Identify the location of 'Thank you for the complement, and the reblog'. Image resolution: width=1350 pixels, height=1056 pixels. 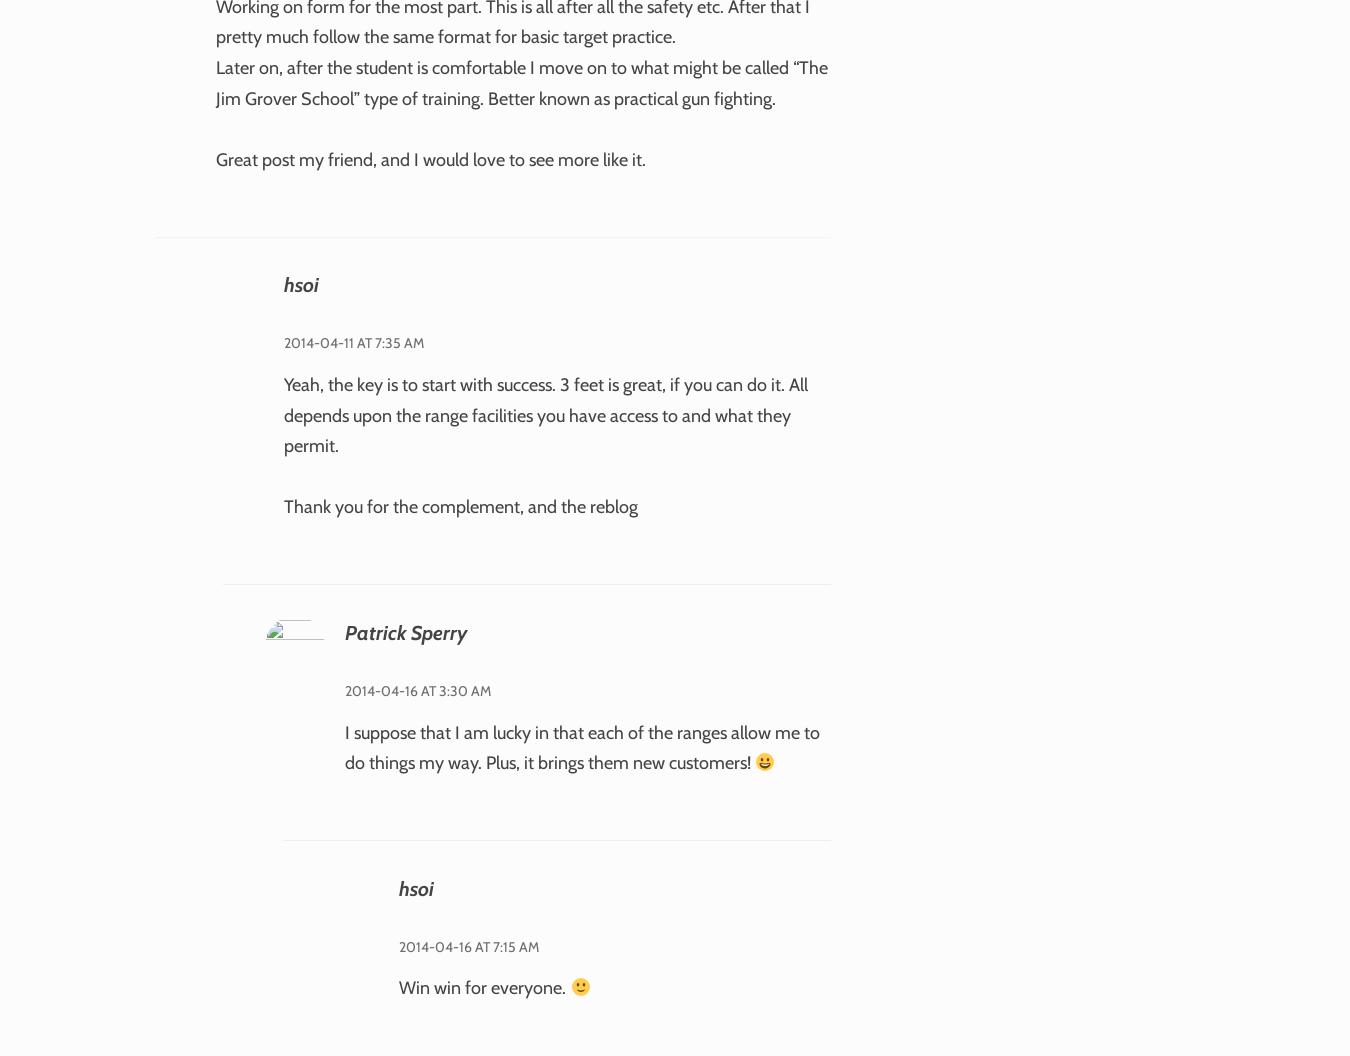
(281, 505).